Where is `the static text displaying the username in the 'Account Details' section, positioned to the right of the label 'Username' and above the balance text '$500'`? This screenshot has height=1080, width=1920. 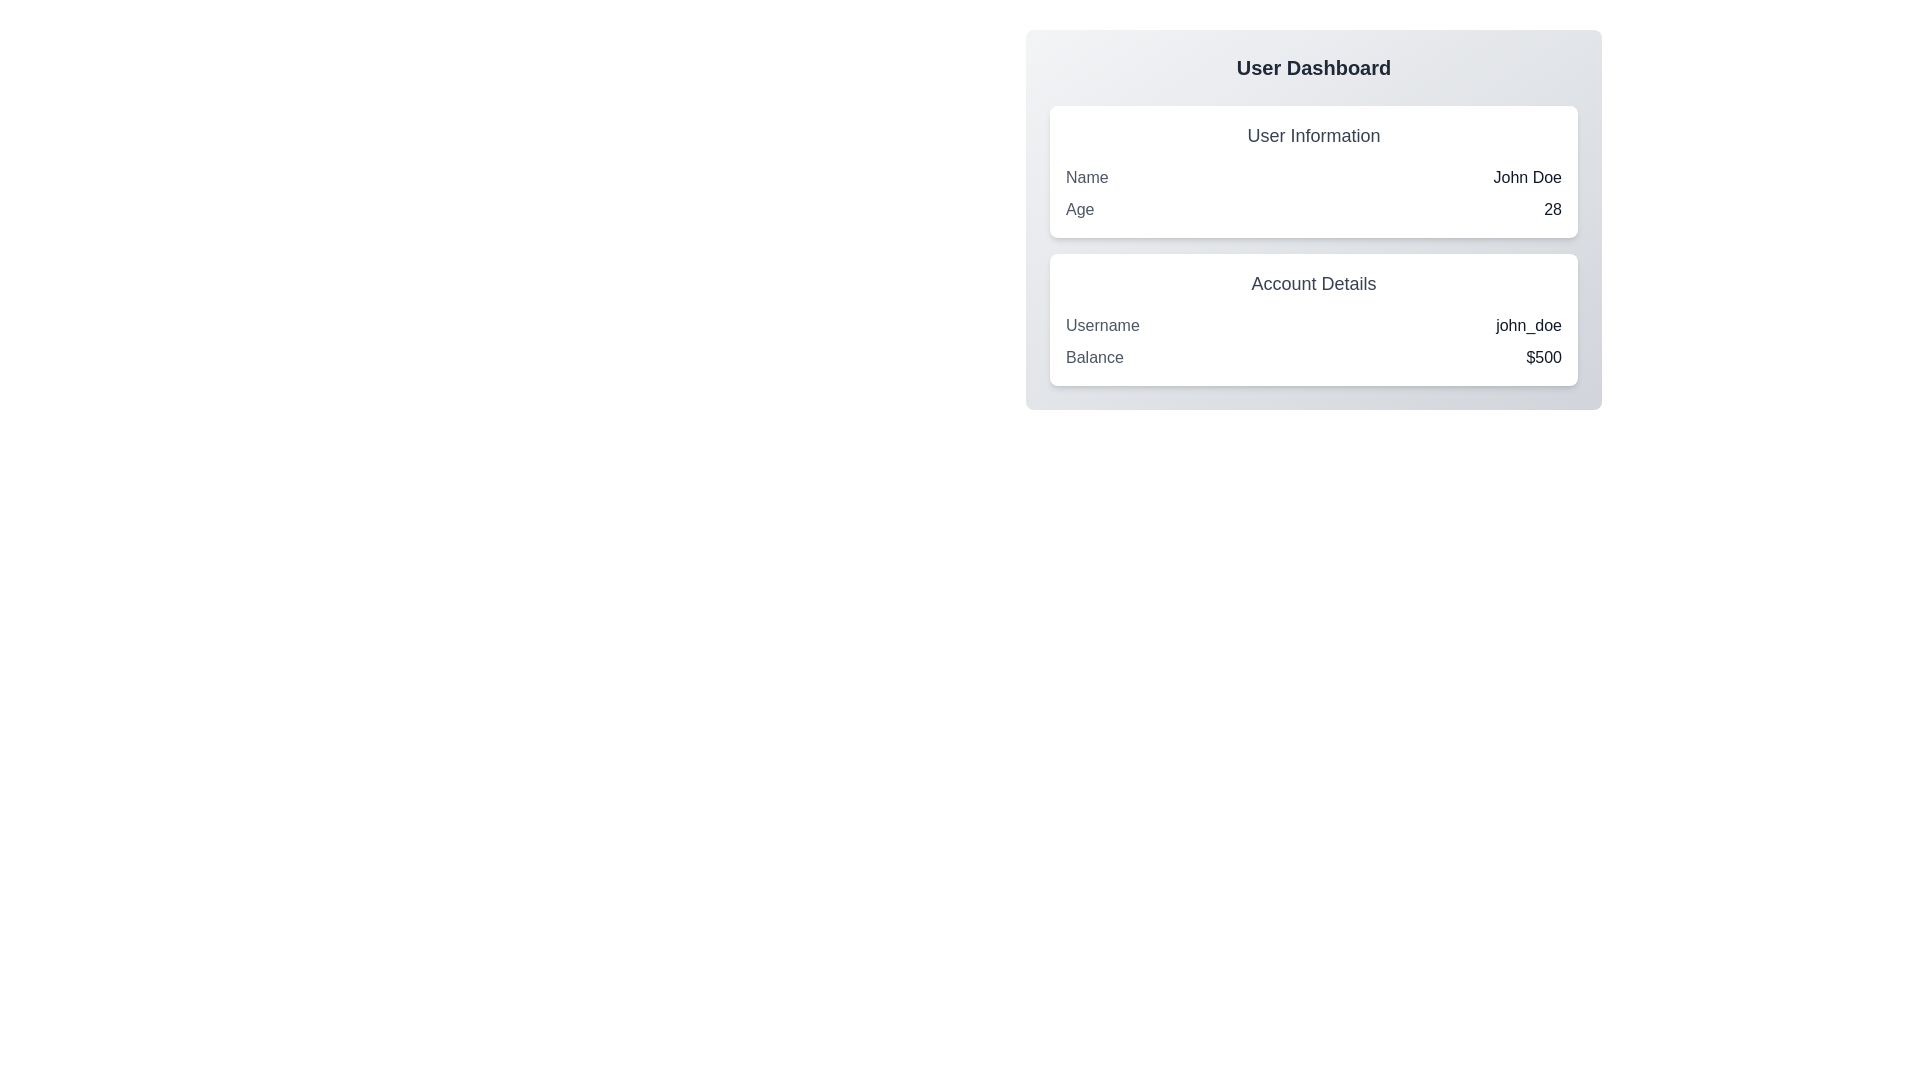 the static text displaying the username in the 'Account Details' section, positioned to the right of the label 'Username' and above the balance text '$500' is located at coordinates (1528, 325).